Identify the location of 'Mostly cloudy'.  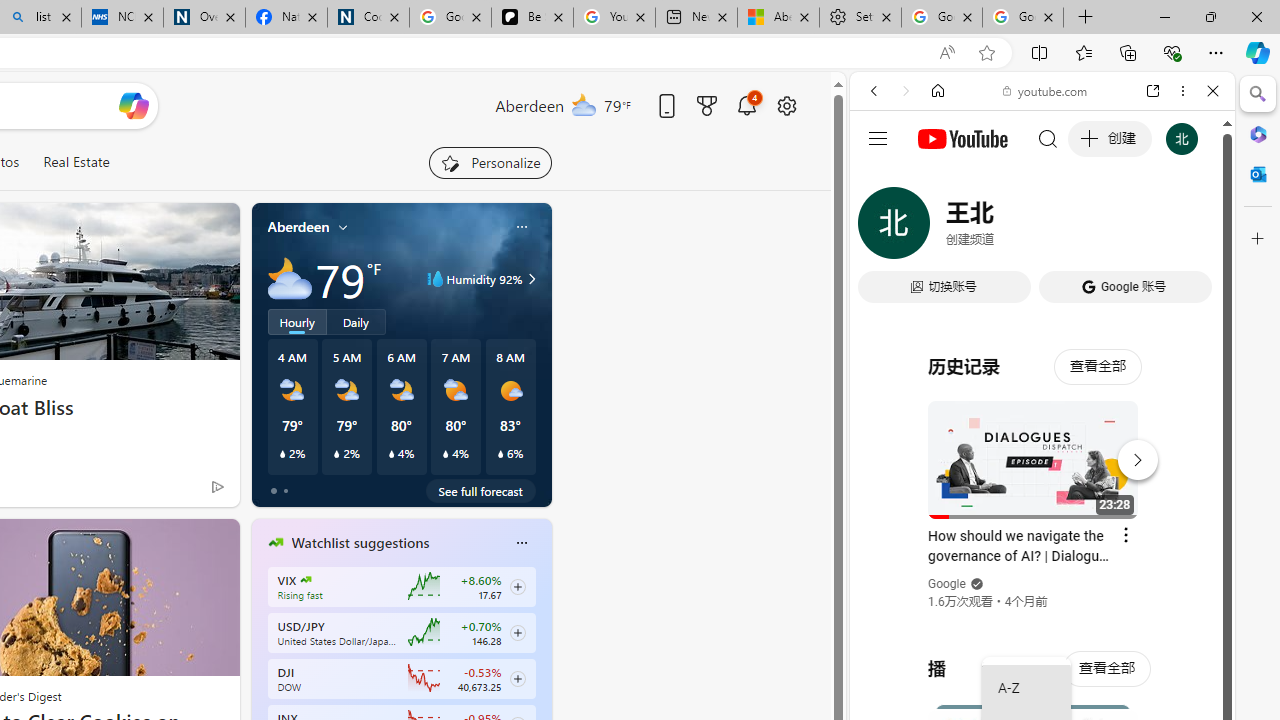
(288, 279).